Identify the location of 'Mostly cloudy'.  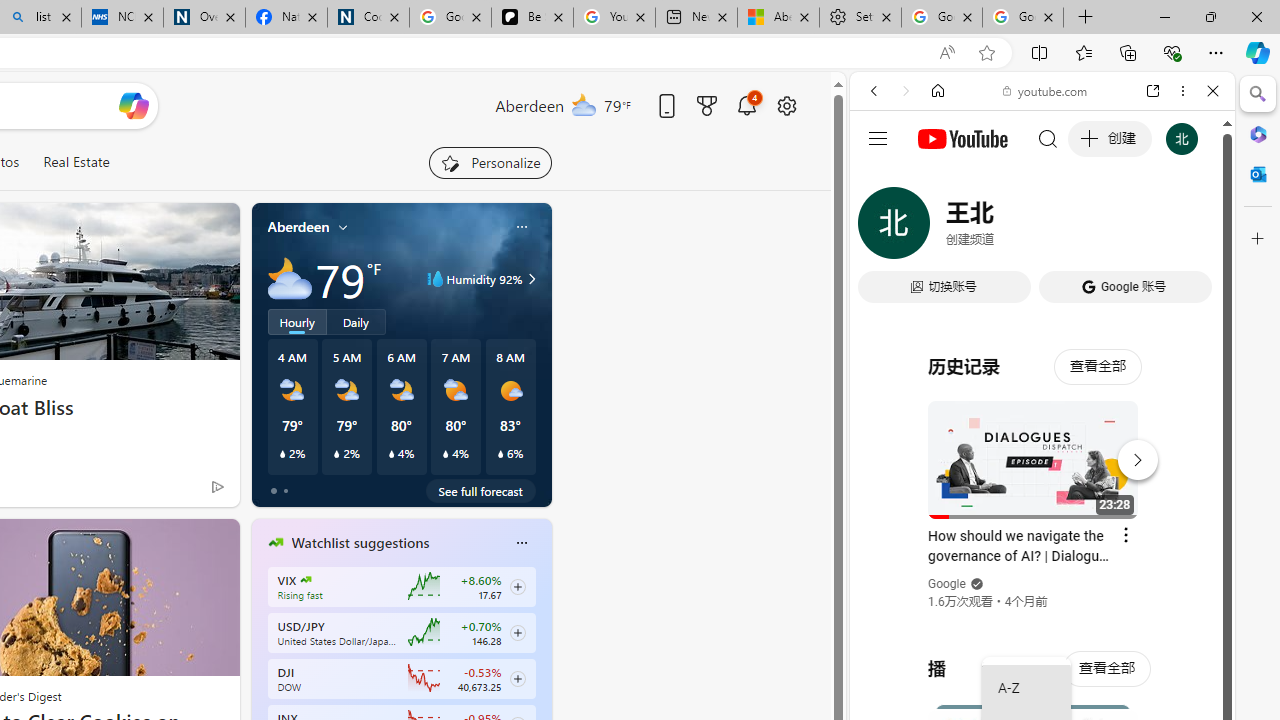
(288, 279).